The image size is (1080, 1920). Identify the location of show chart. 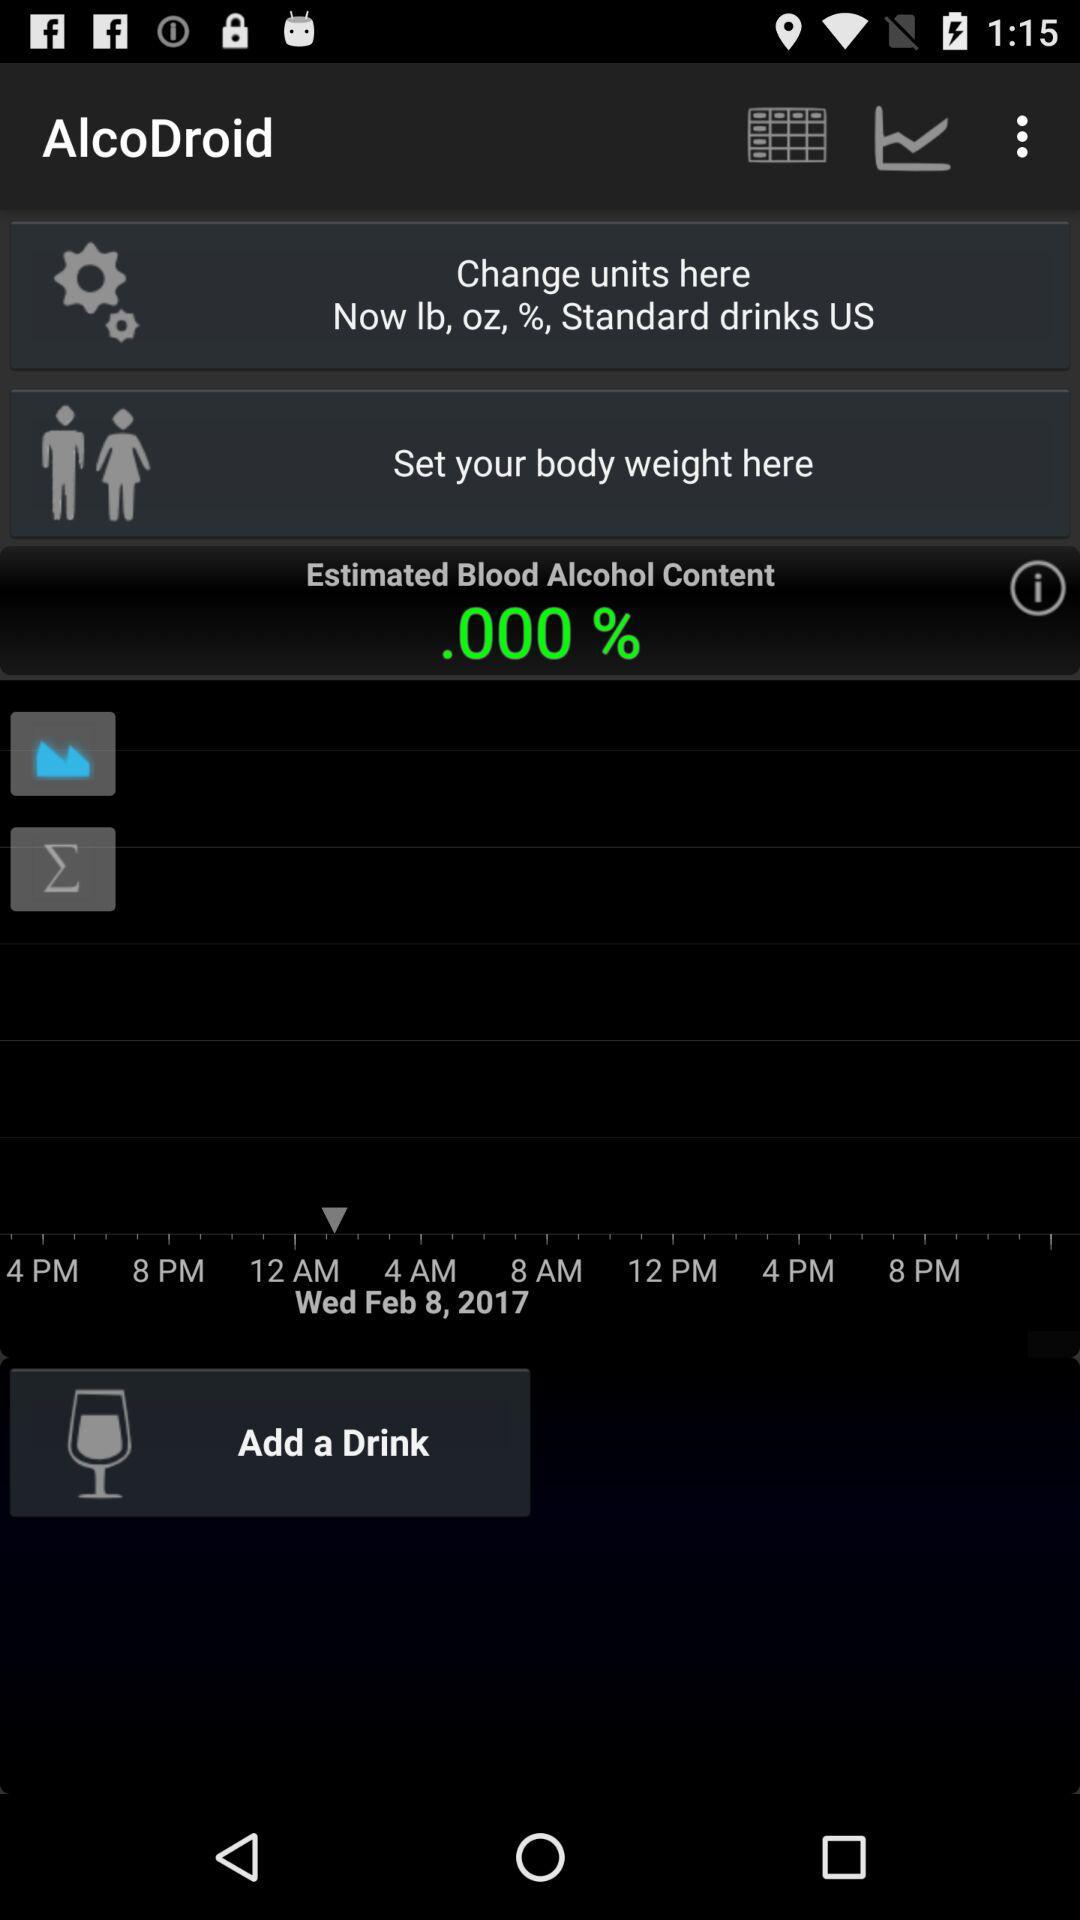
(61, 752).